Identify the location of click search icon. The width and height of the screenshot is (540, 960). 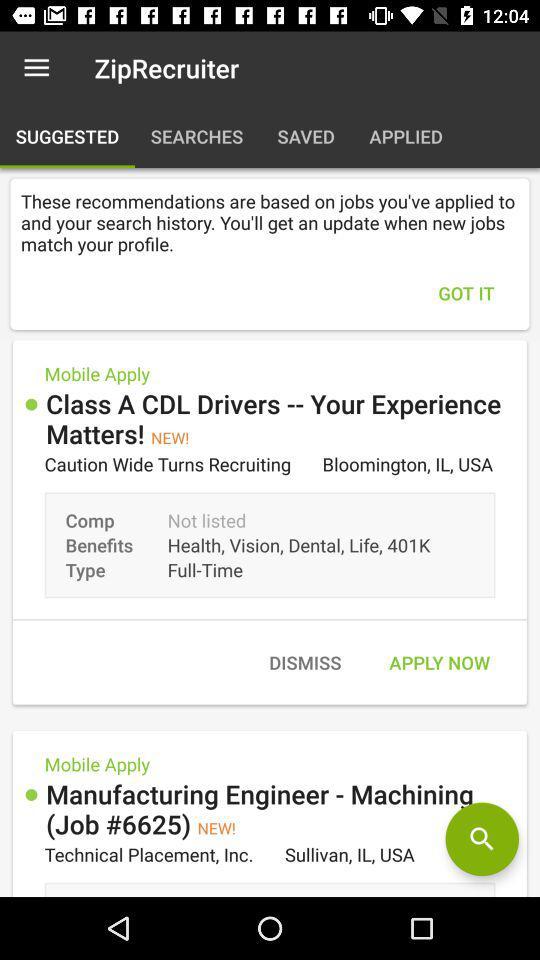
(481, 839).